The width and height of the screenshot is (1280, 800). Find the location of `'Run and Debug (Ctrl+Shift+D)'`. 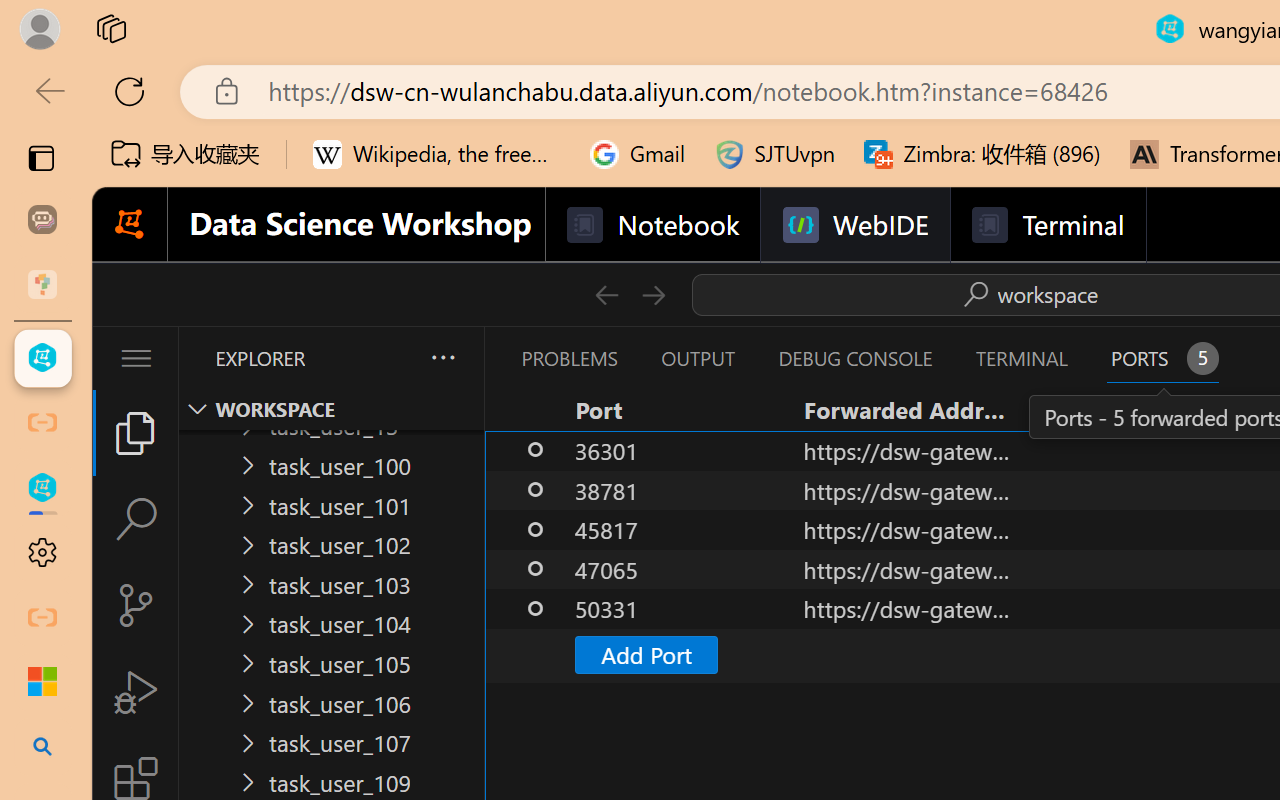

'Run and Debug (Ctrl+Shift+D)' is located at coordinates (134, 692).